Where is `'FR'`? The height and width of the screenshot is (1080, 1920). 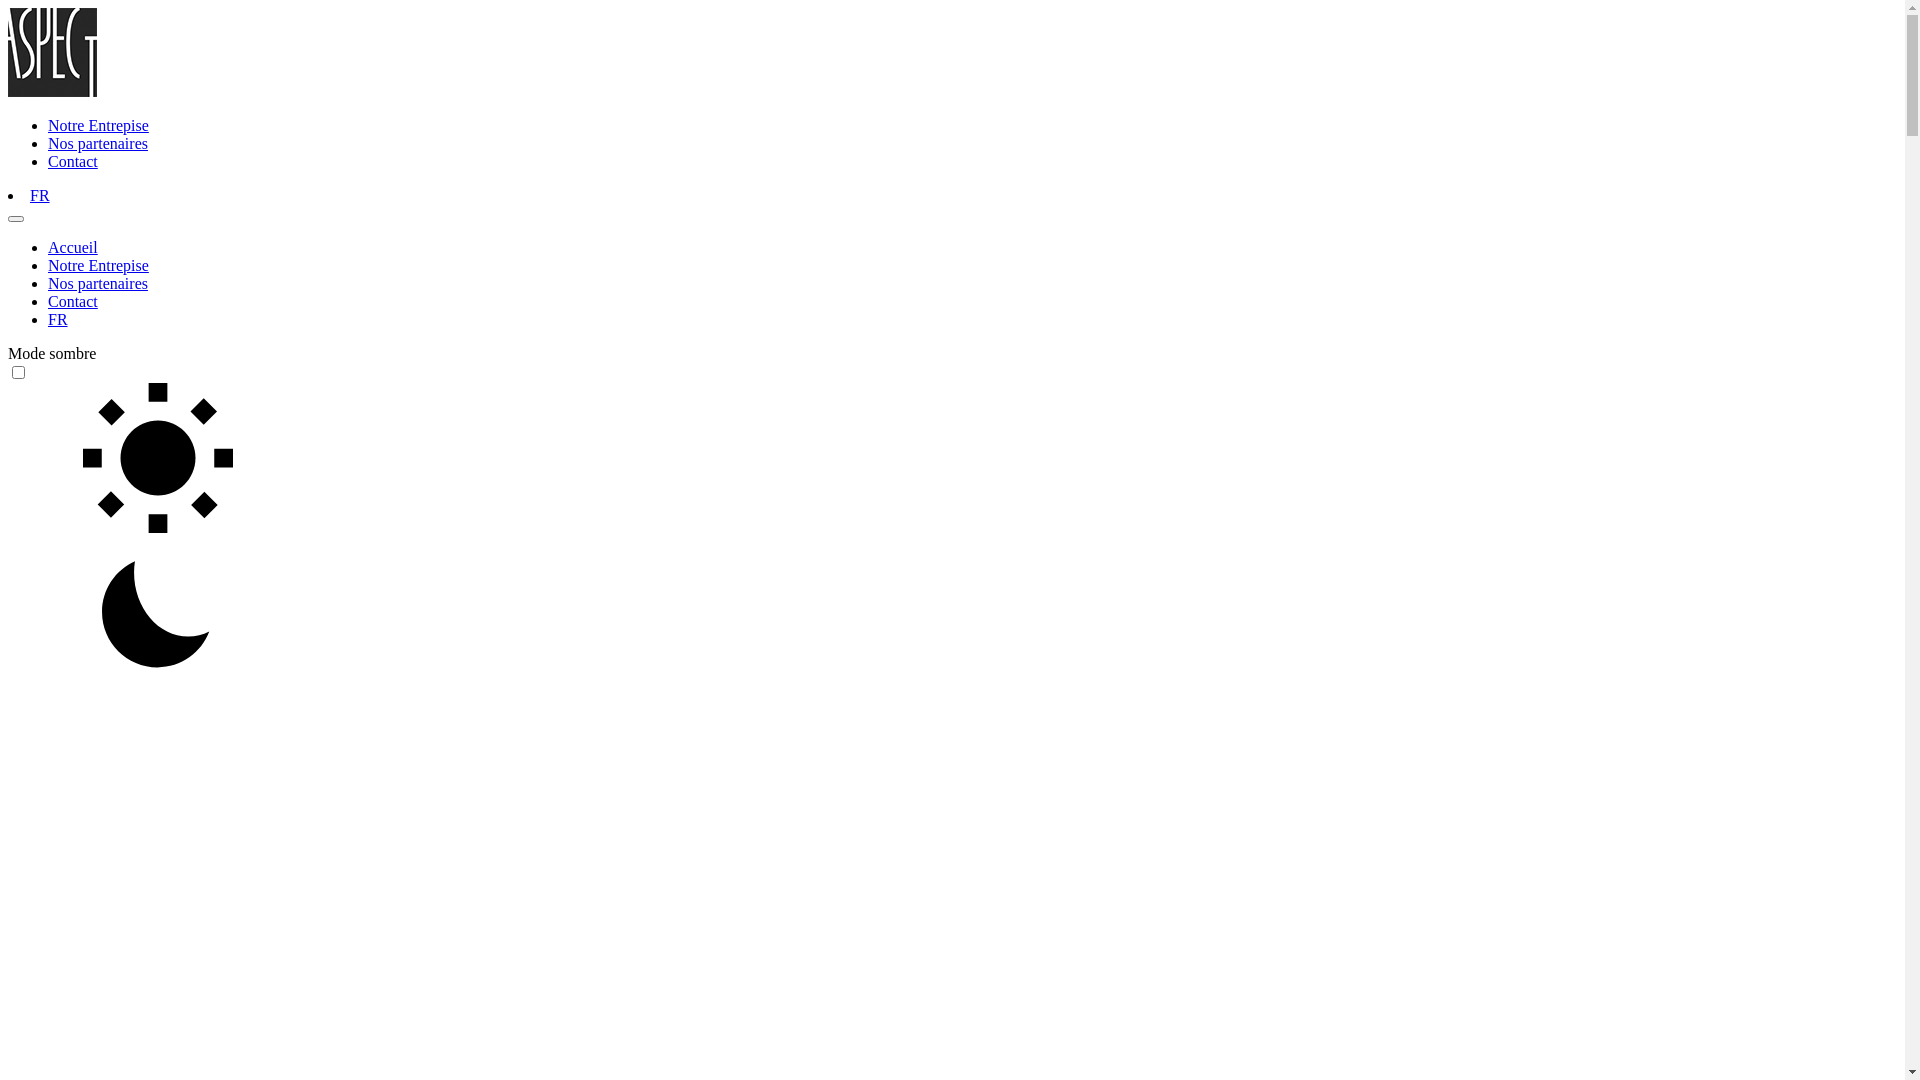
'FR' is located at coordinates (39, 195).